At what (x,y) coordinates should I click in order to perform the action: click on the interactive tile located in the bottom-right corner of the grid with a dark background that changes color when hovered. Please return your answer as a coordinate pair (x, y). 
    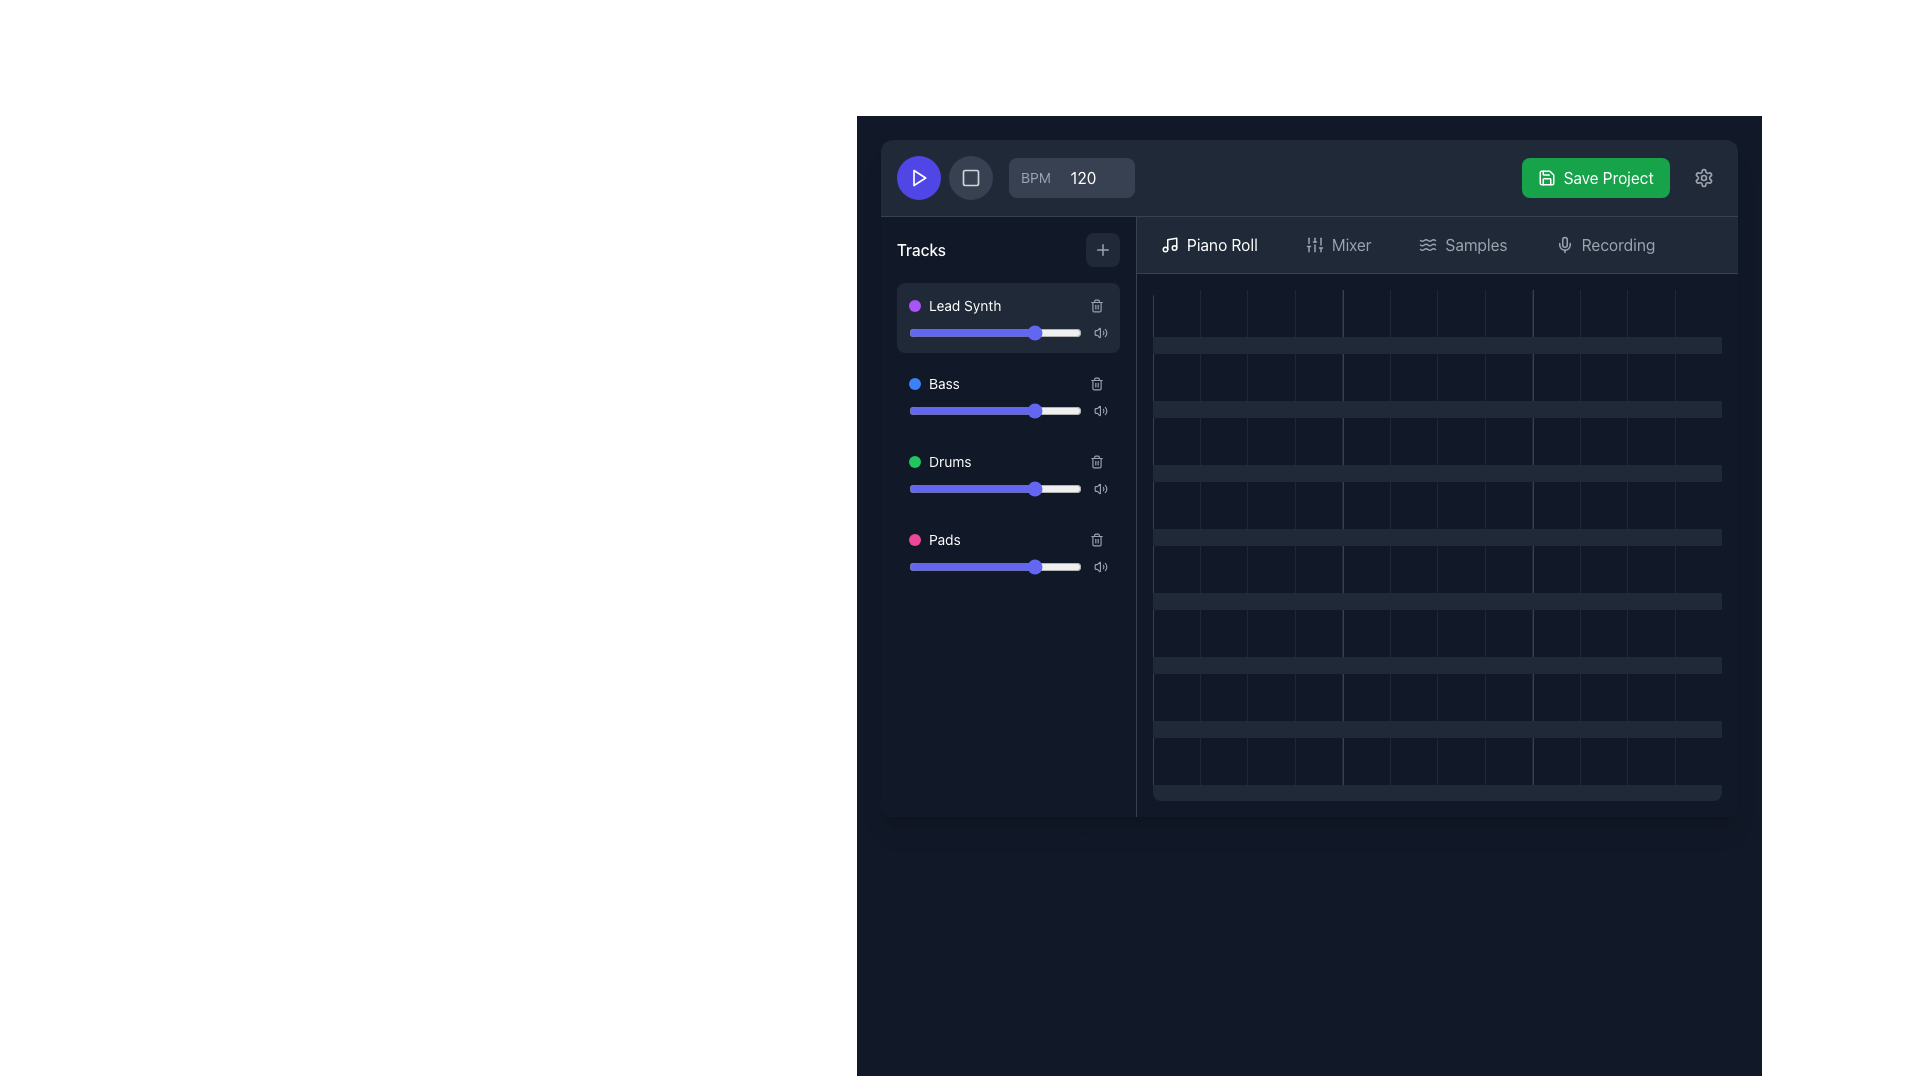
    Looking at the image, I should click on (1697, 761).